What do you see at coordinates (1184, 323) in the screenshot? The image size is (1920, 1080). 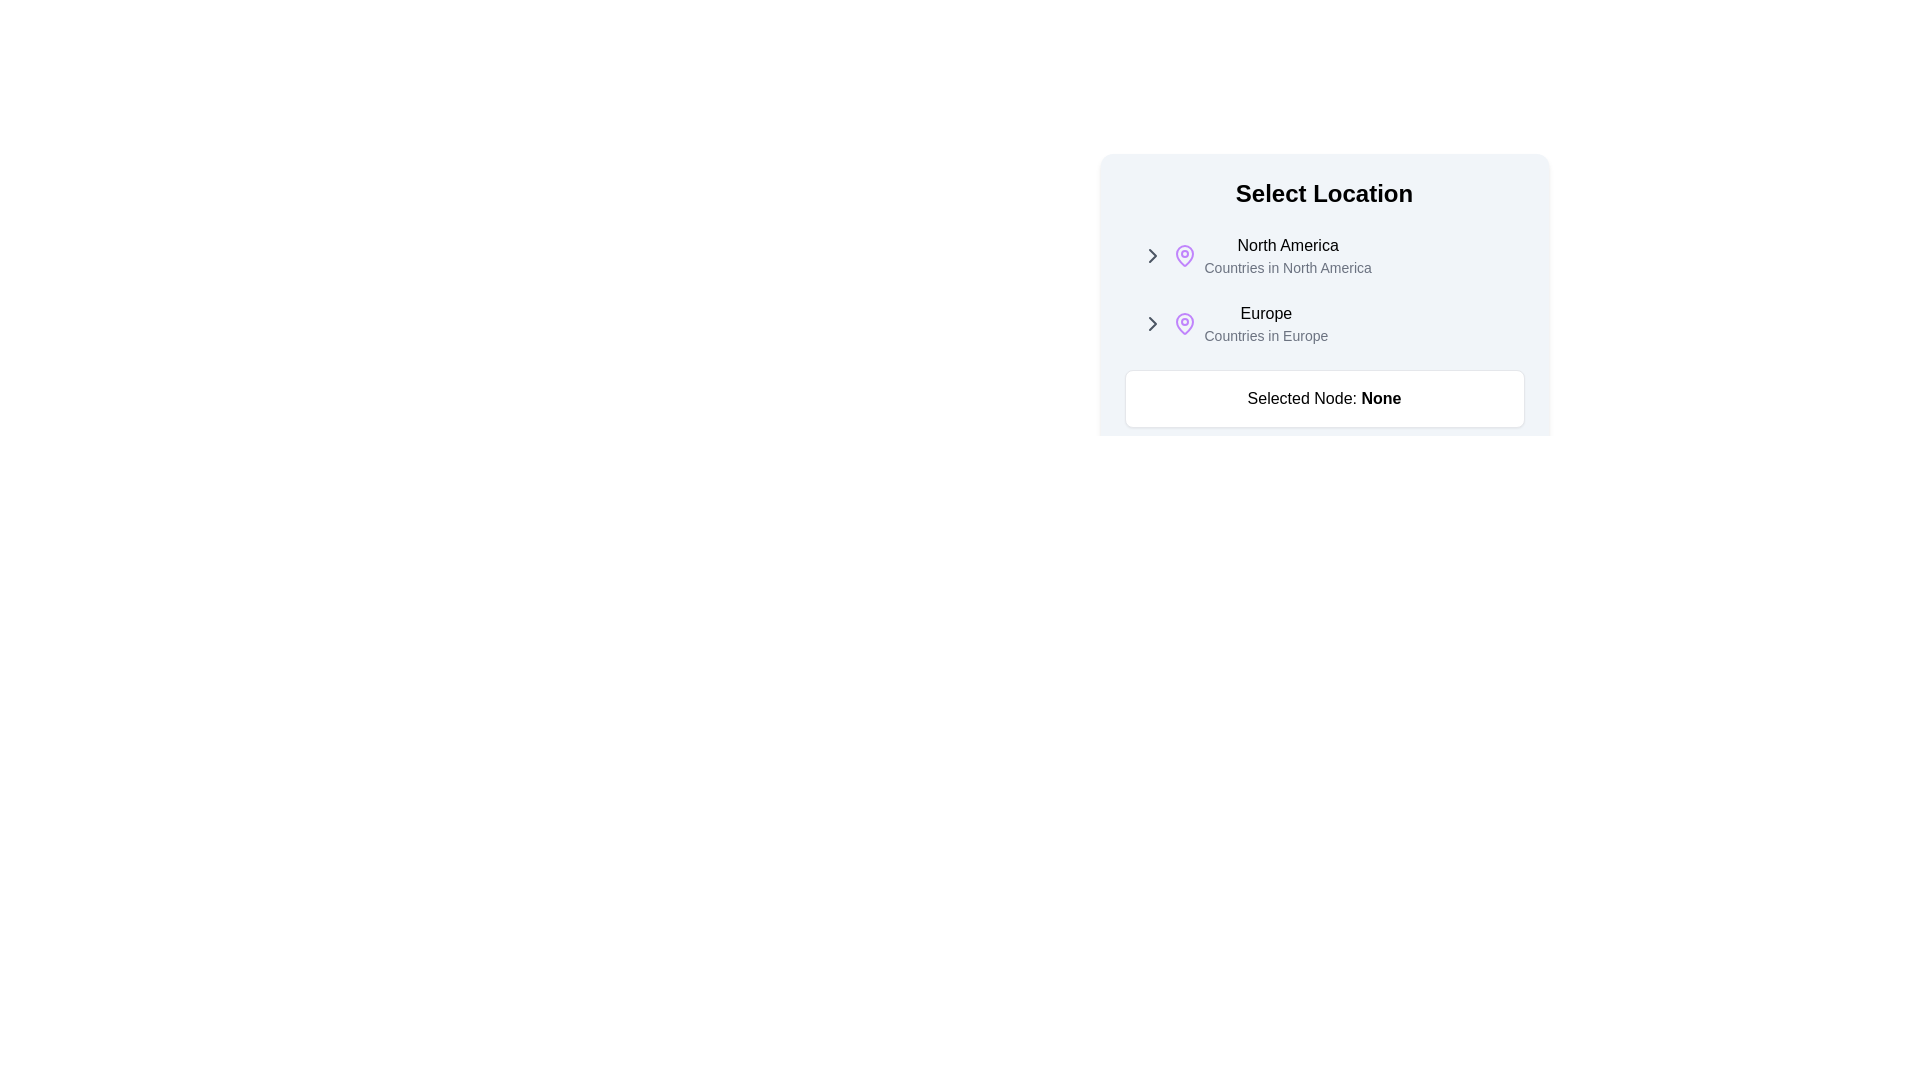 I see `the map-pin icon located next to the label 'Europe' under the 'Select Location' header` at bounding box center [1184, 323].